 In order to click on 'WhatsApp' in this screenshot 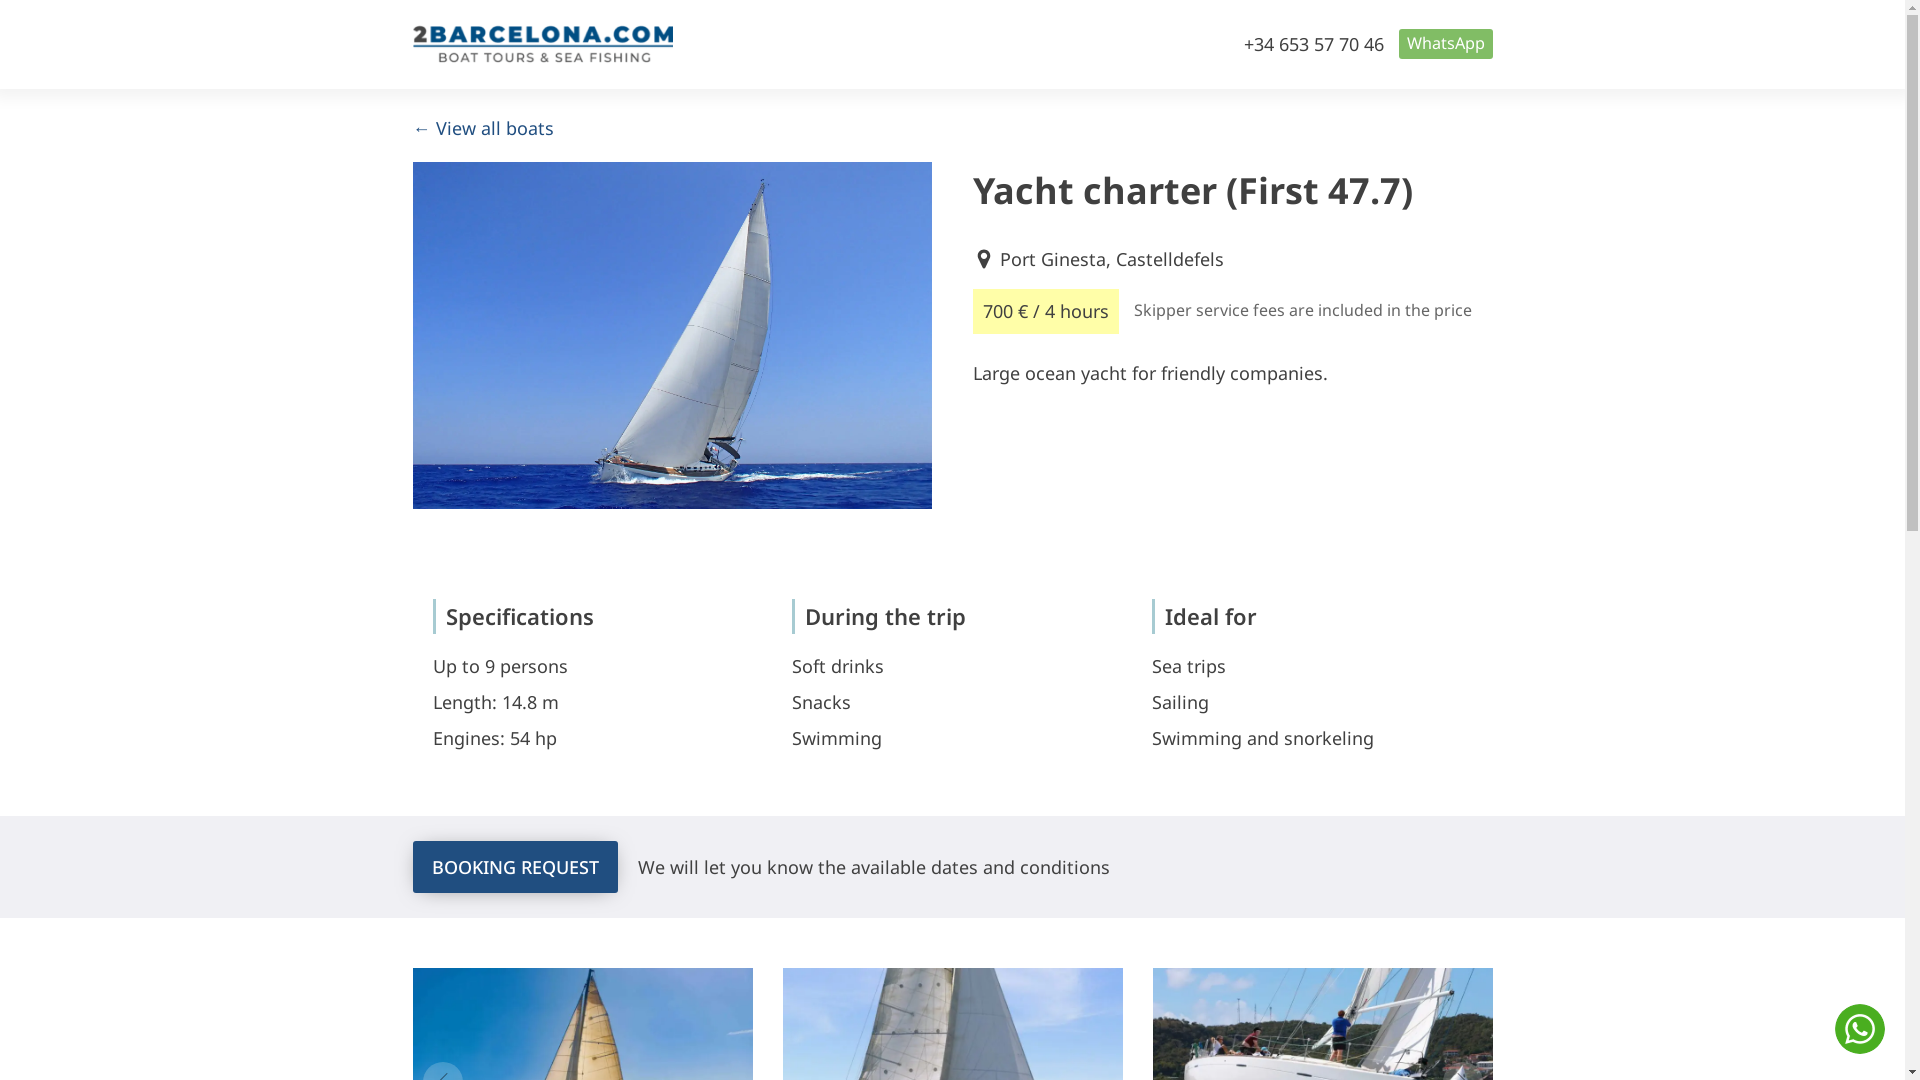, I will do `click(1444, 43)`.